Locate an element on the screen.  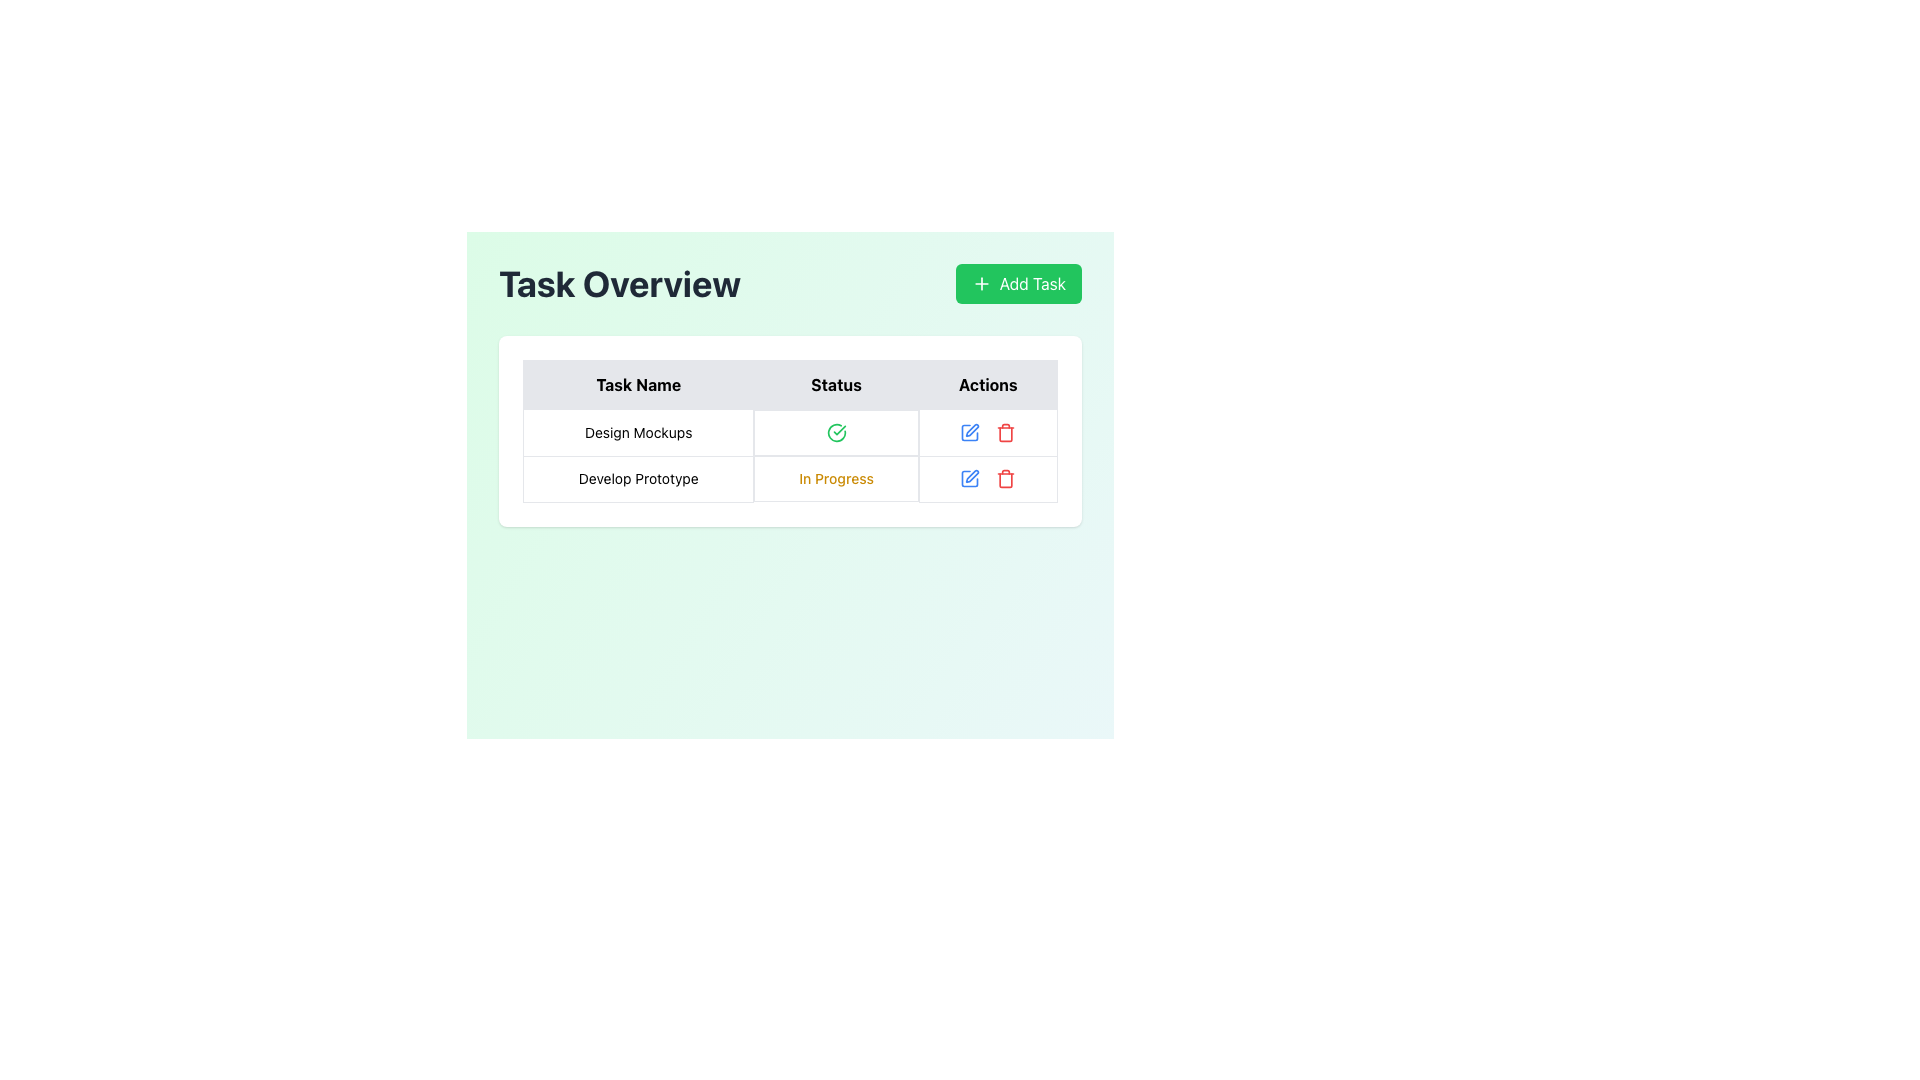
the trash can icon, which is the third action button in the 'Actions' column of the second row in the task table is located at coordinates (1006, 433).